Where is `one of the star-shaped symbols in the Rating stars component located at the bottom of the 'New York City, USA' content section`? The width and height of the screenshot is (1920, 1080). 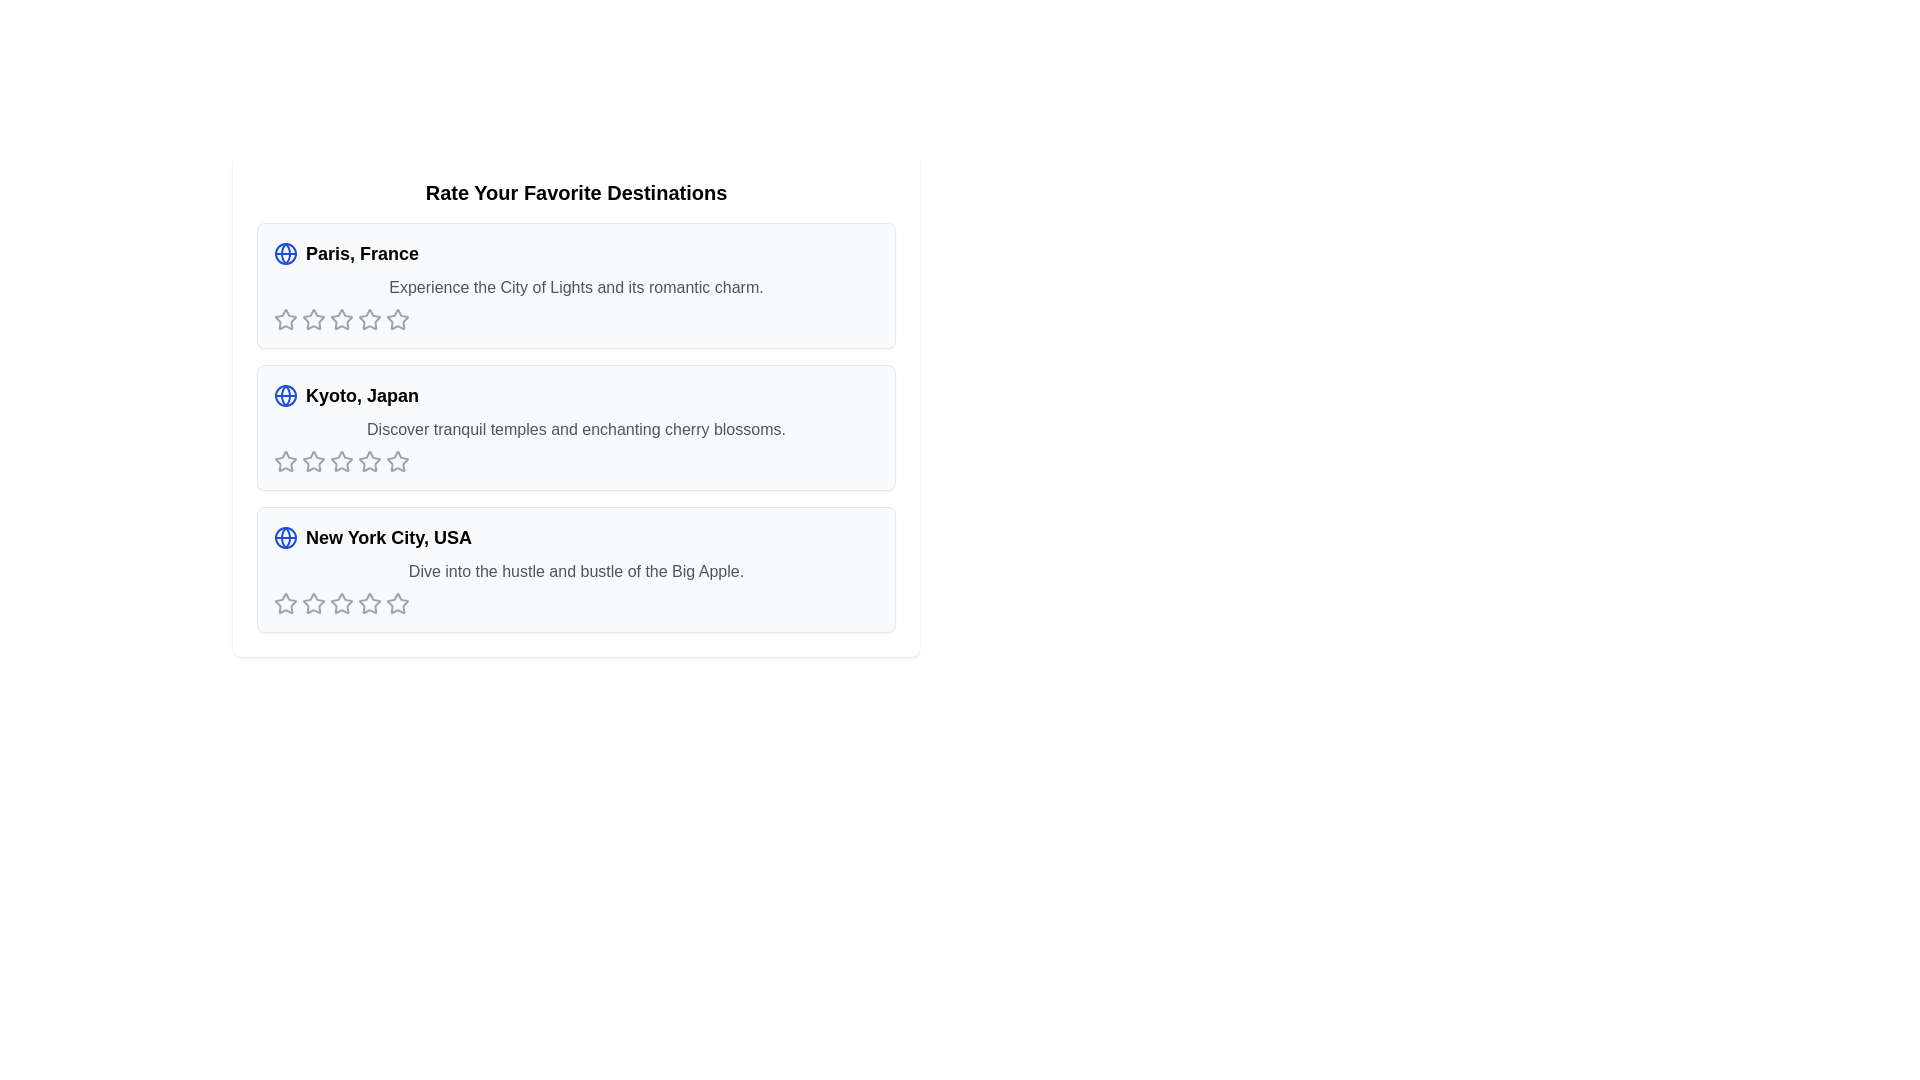
one of the star-shaped symbols in the Rating stars component located at the bottom of the 'New York City, USA' content section is located at coordinates (575, 603).